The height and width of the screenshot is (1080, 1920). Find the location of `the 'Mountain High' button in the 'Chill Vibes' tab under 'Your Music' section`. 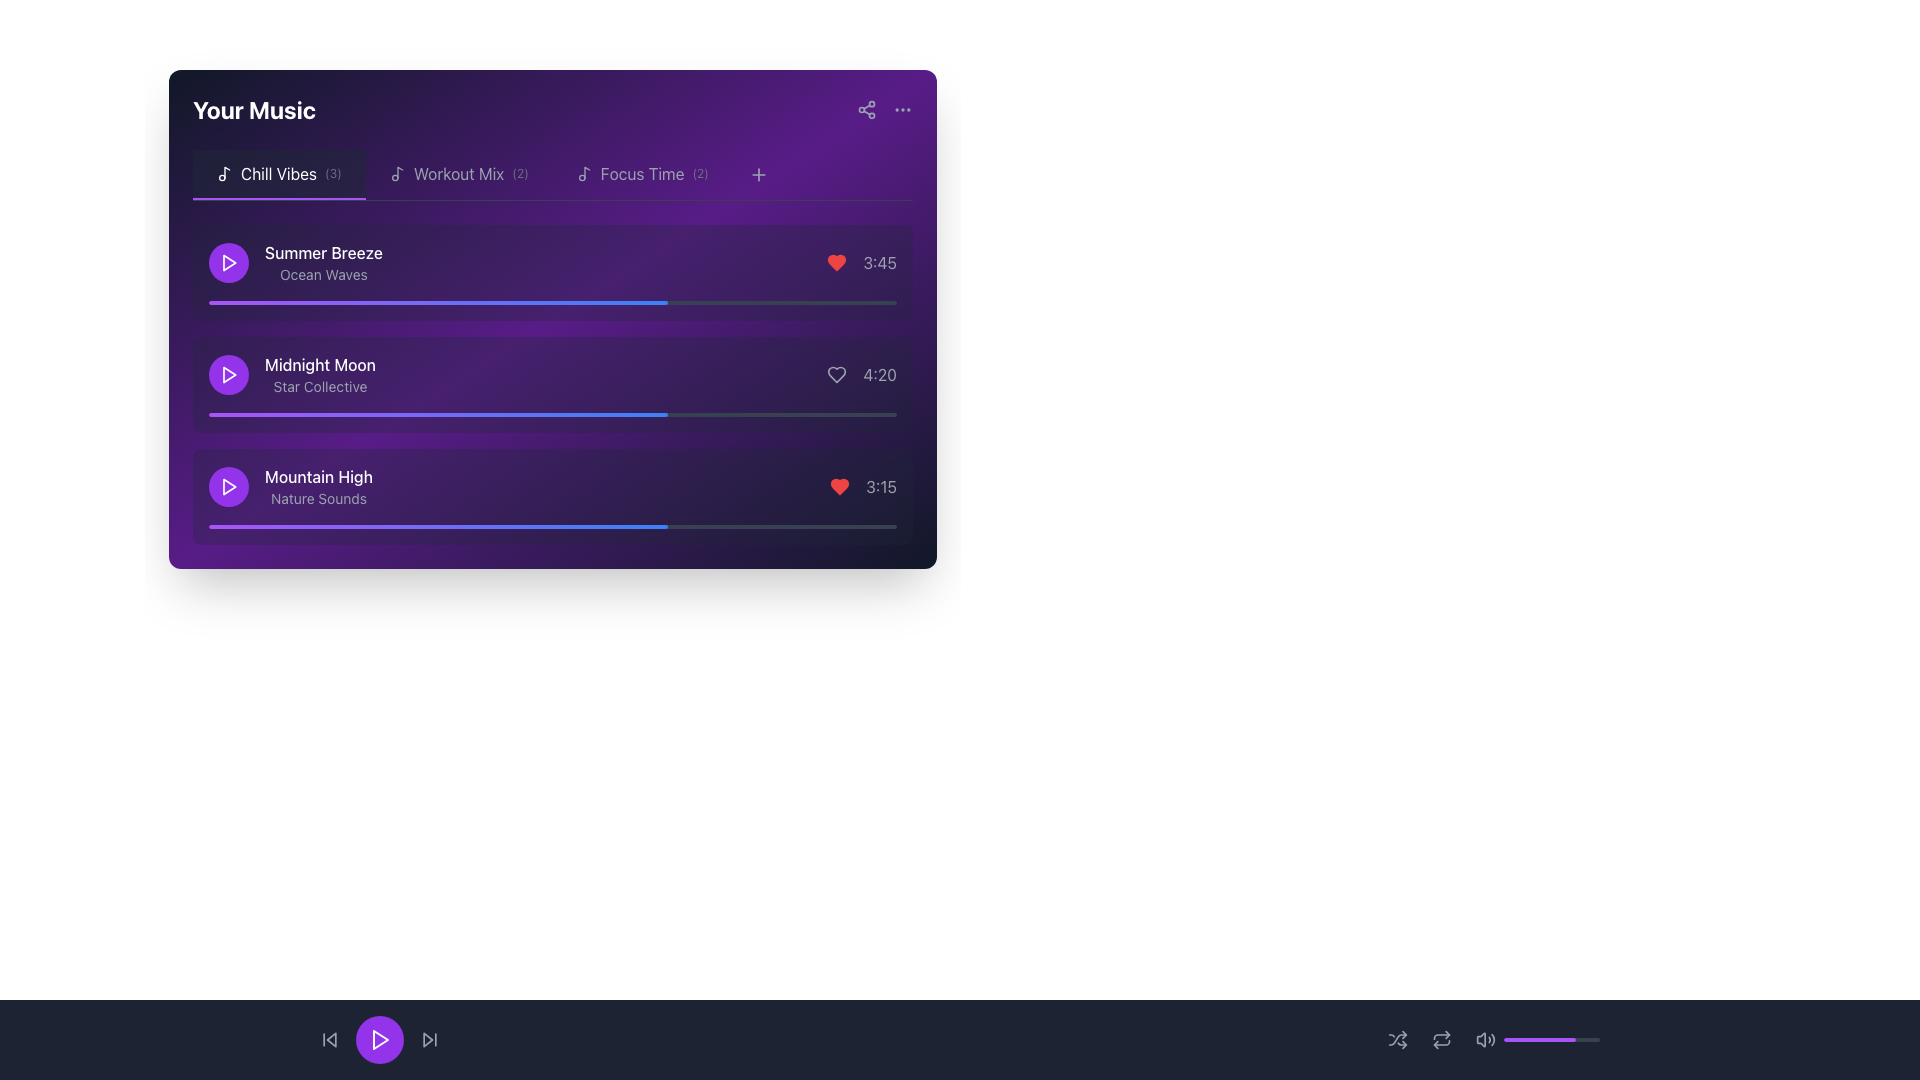

the 'Mountain High' button in the 'Chill Vibes' tab under 'Your Music' section is located at coordinates (552, 496).